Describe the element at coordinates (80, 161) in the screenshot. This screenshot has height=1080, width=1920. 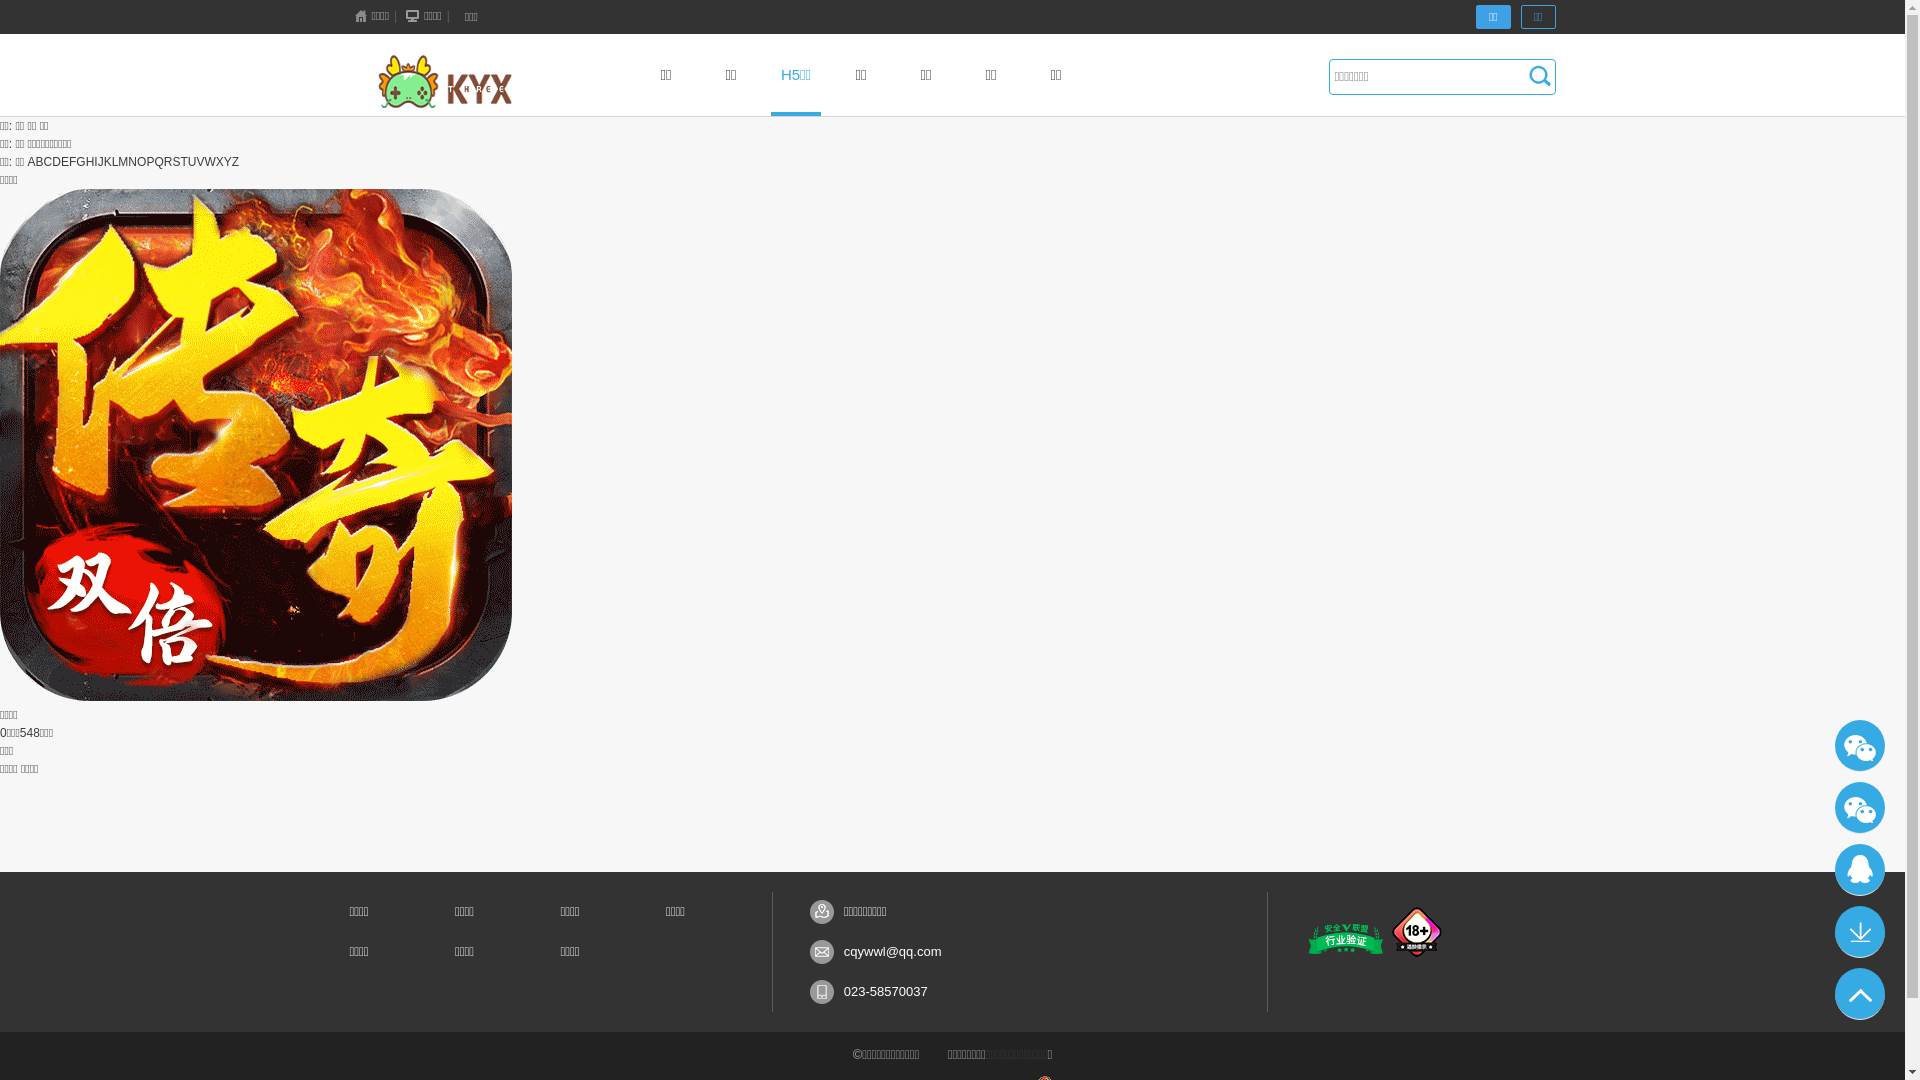
I see `'G'` at that location.